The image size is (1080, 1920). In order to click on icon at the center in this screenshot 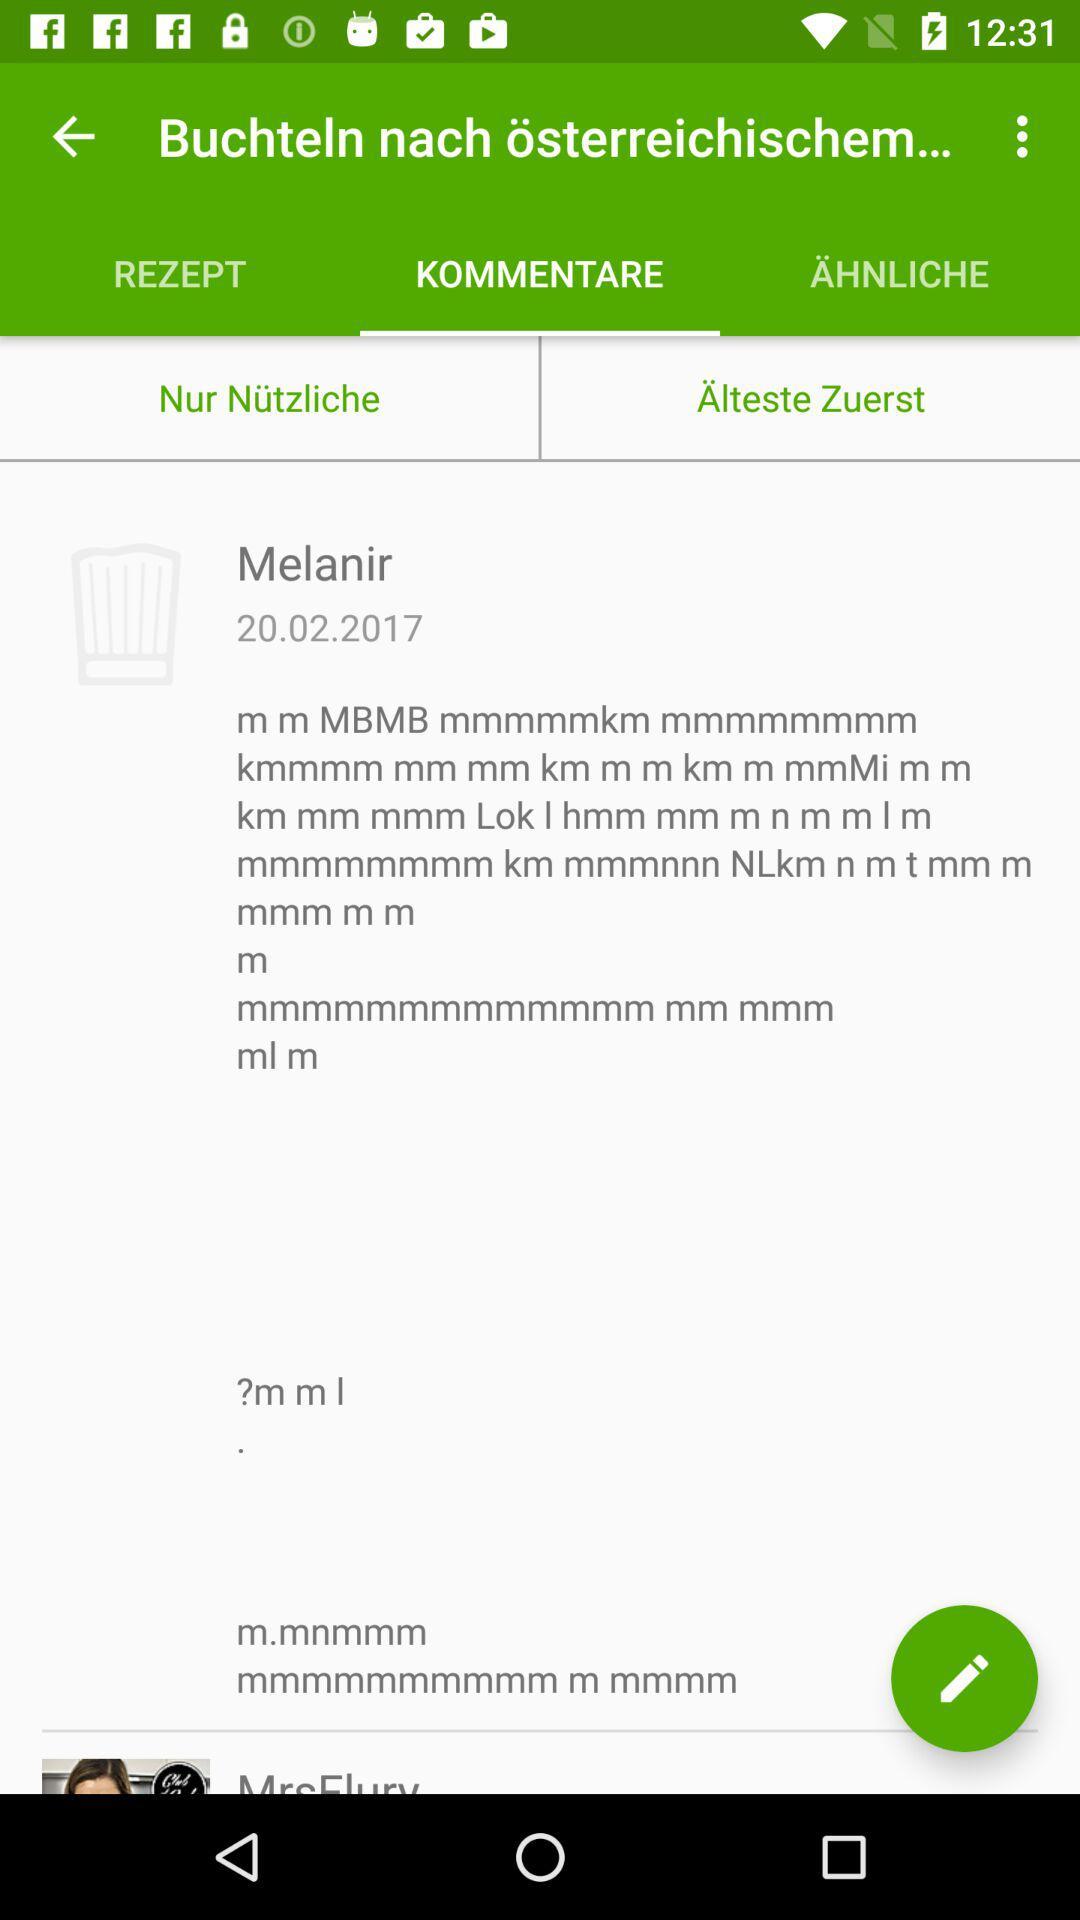, I will do `click(637, 1198)`.